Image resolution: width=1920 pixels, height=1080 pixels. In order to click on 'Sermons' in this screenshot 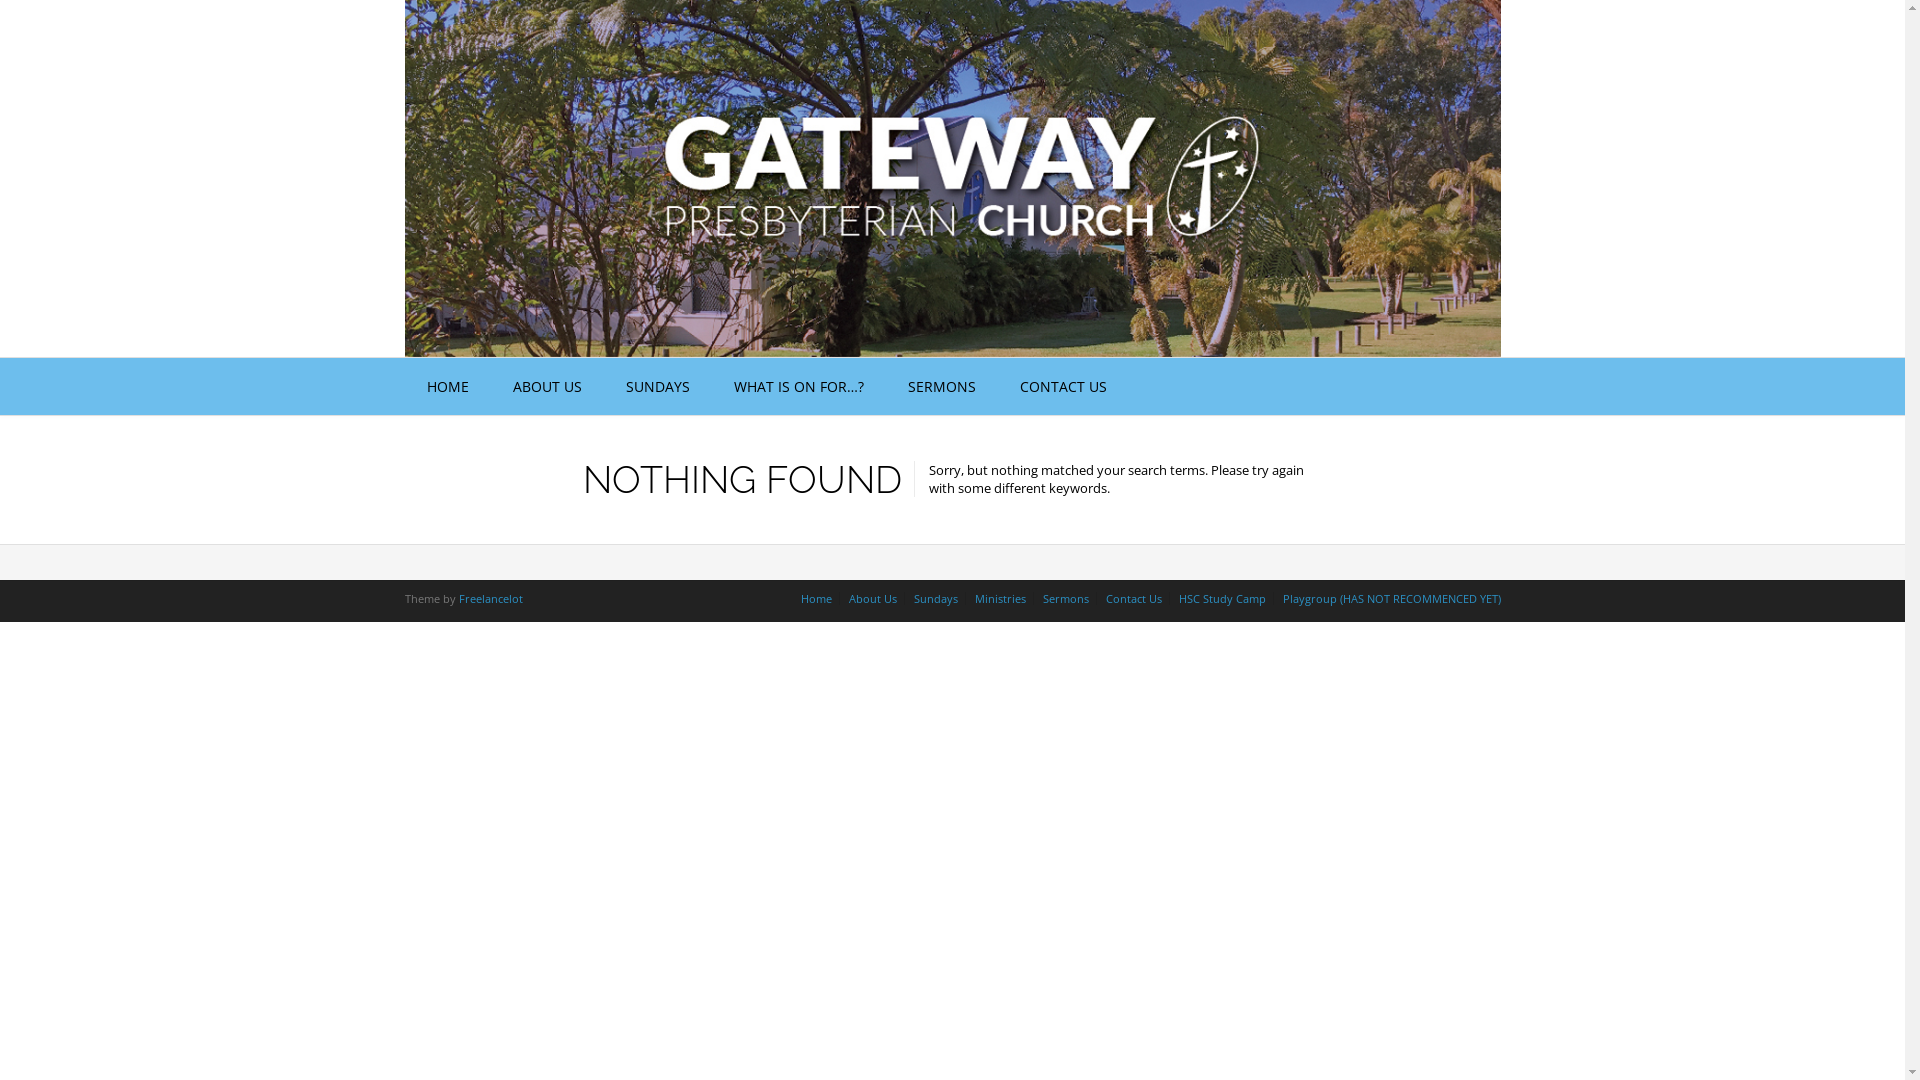, I will do `click(1064, 597)`.